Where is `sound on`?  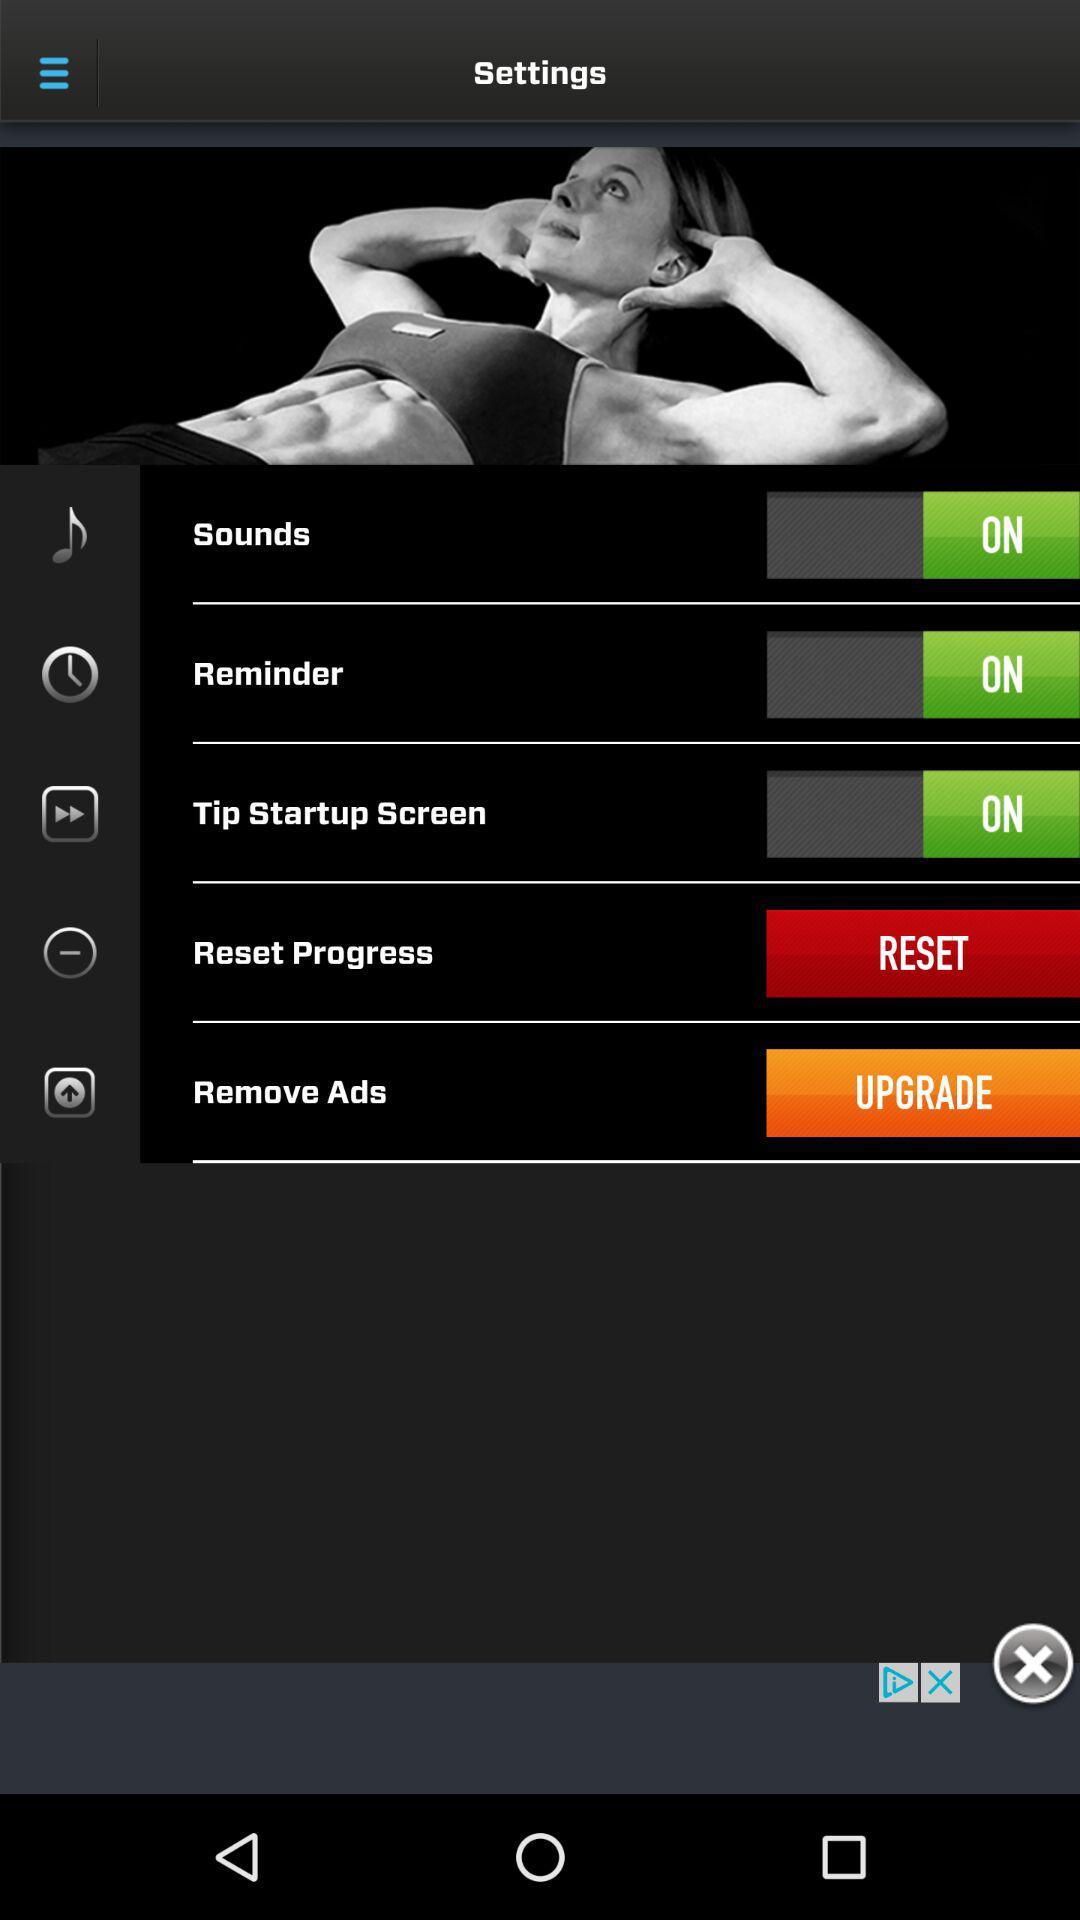
sound on is located at coordinates (923, 535).